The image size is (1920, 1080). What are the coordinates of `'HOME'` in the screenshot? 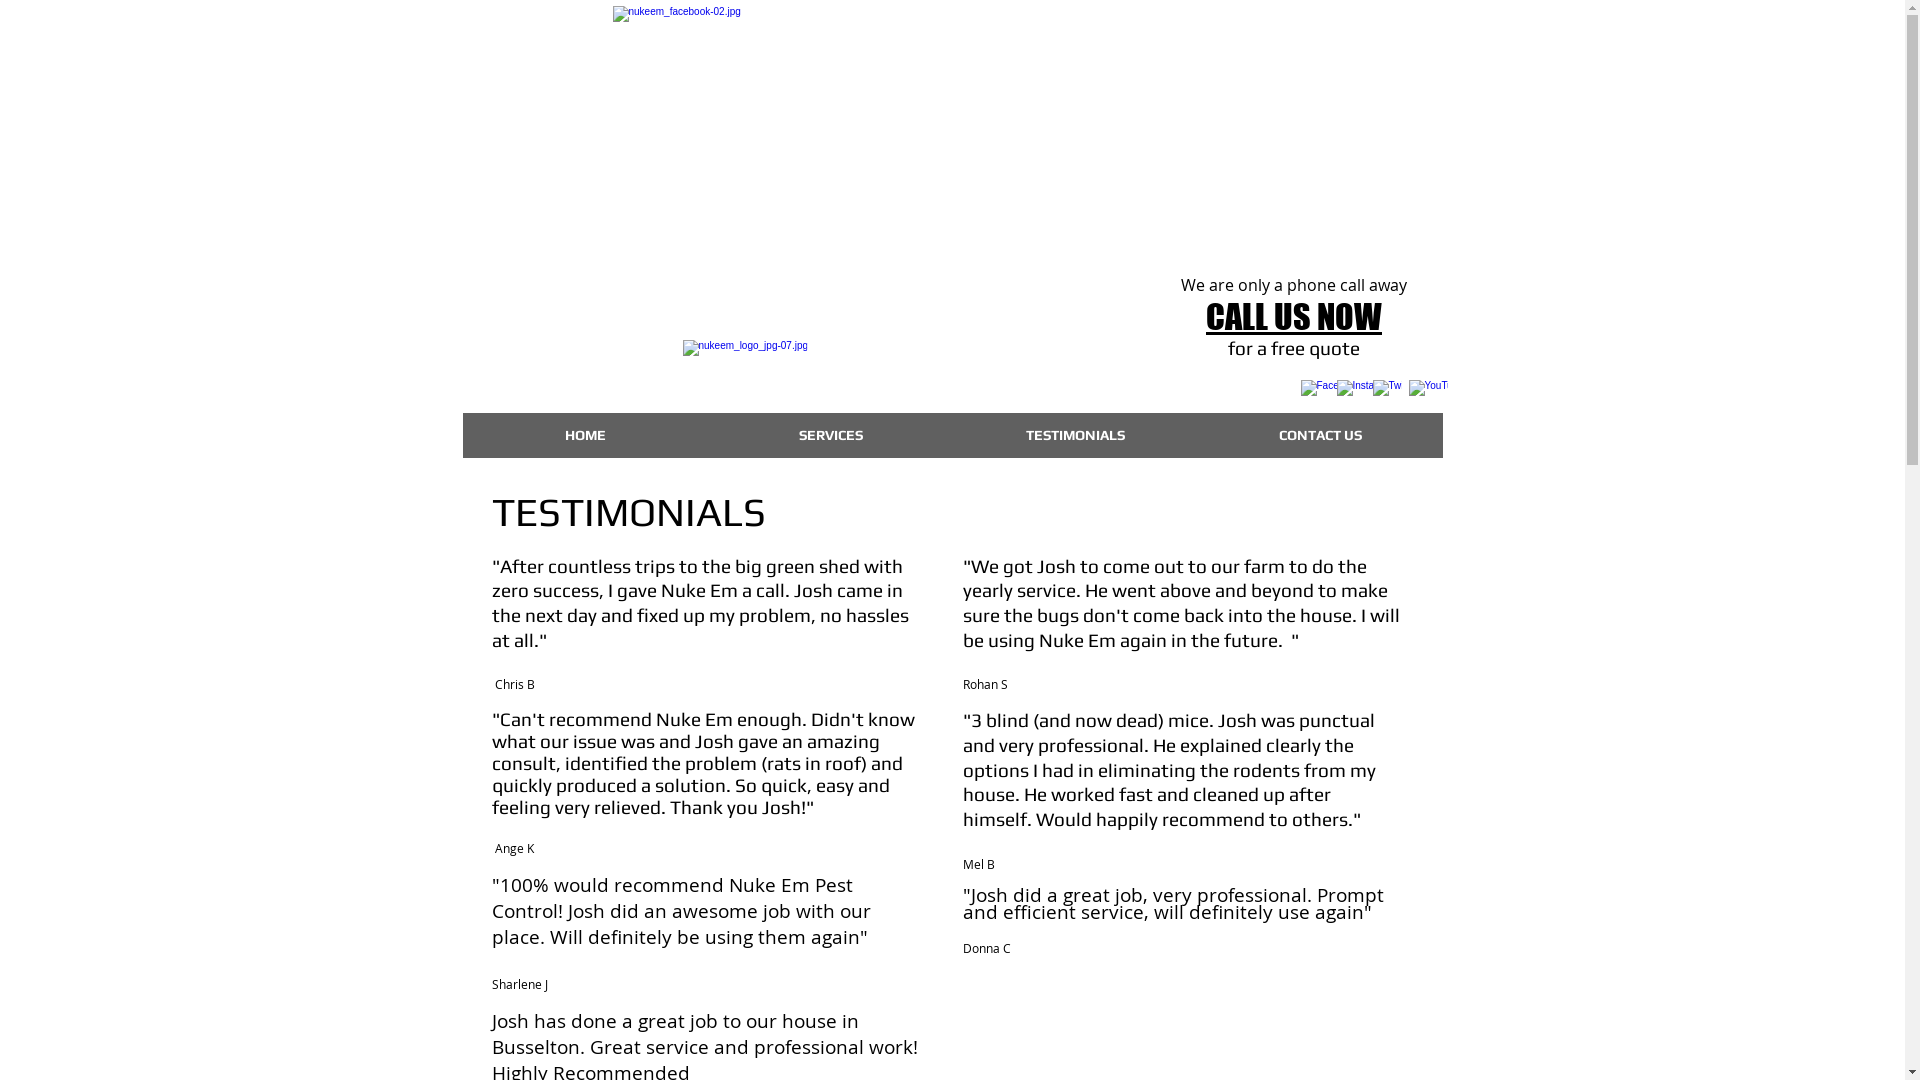 It's located at (583, 434).